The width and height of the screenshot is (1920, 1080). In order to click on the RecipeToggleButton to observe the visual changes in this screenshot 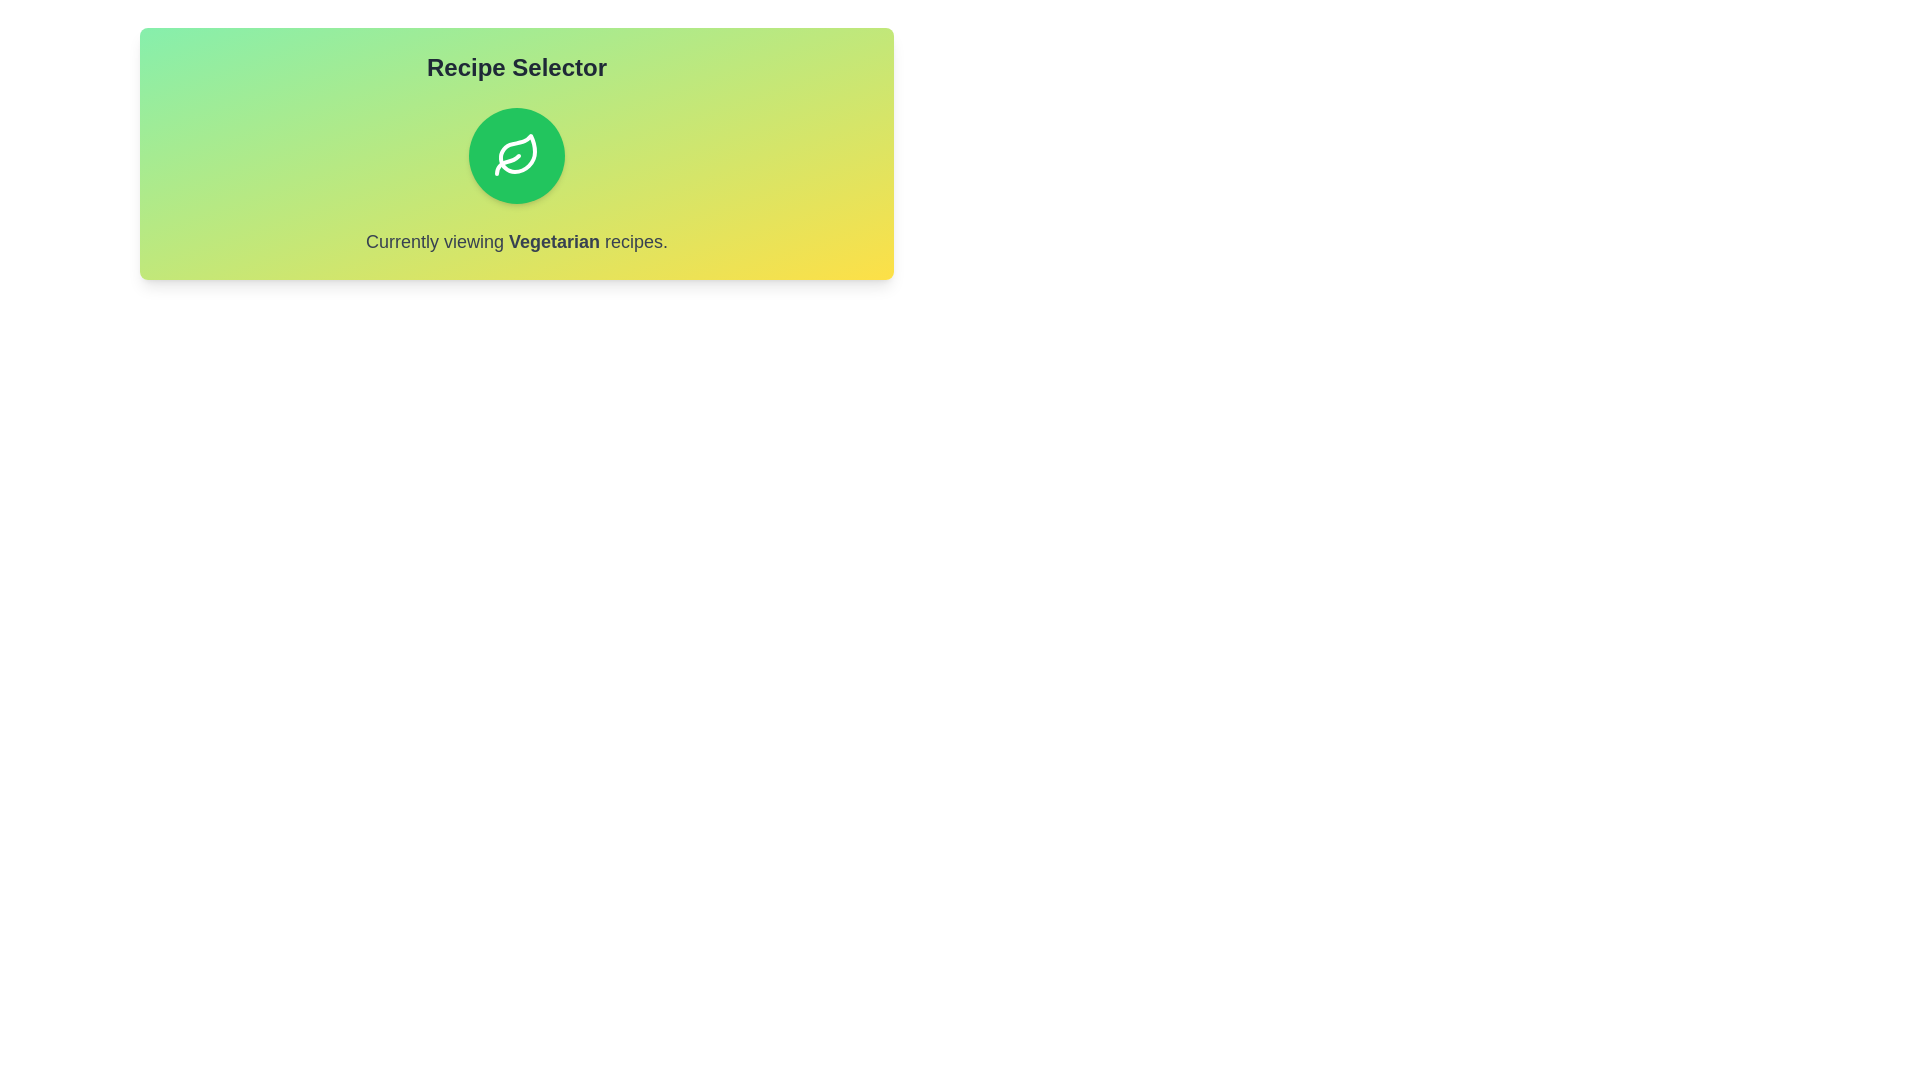, I will do `click(517, 154)`.